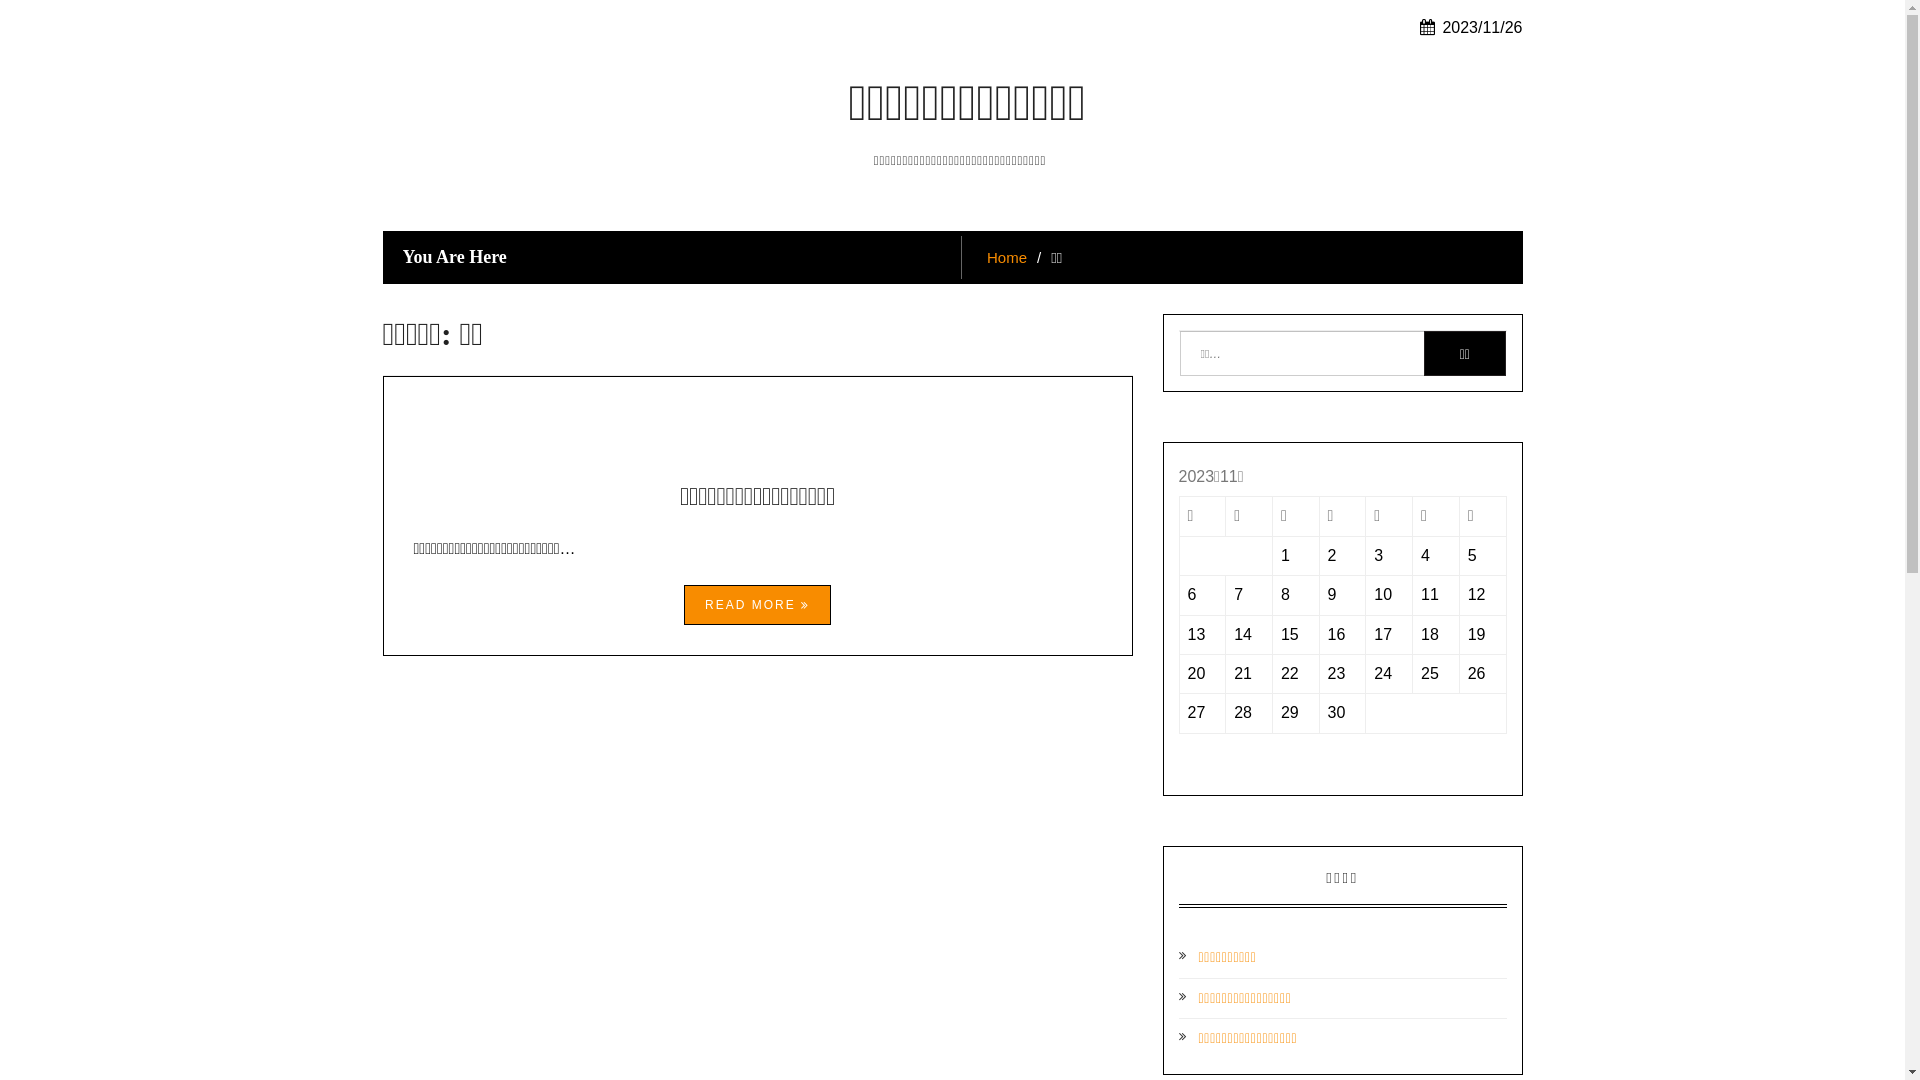 The height and width of the screenshot is (1080, 1920). Describe the element at coordinates (684, 604) in the screenshot. I see `'READ MORE'` at that location.